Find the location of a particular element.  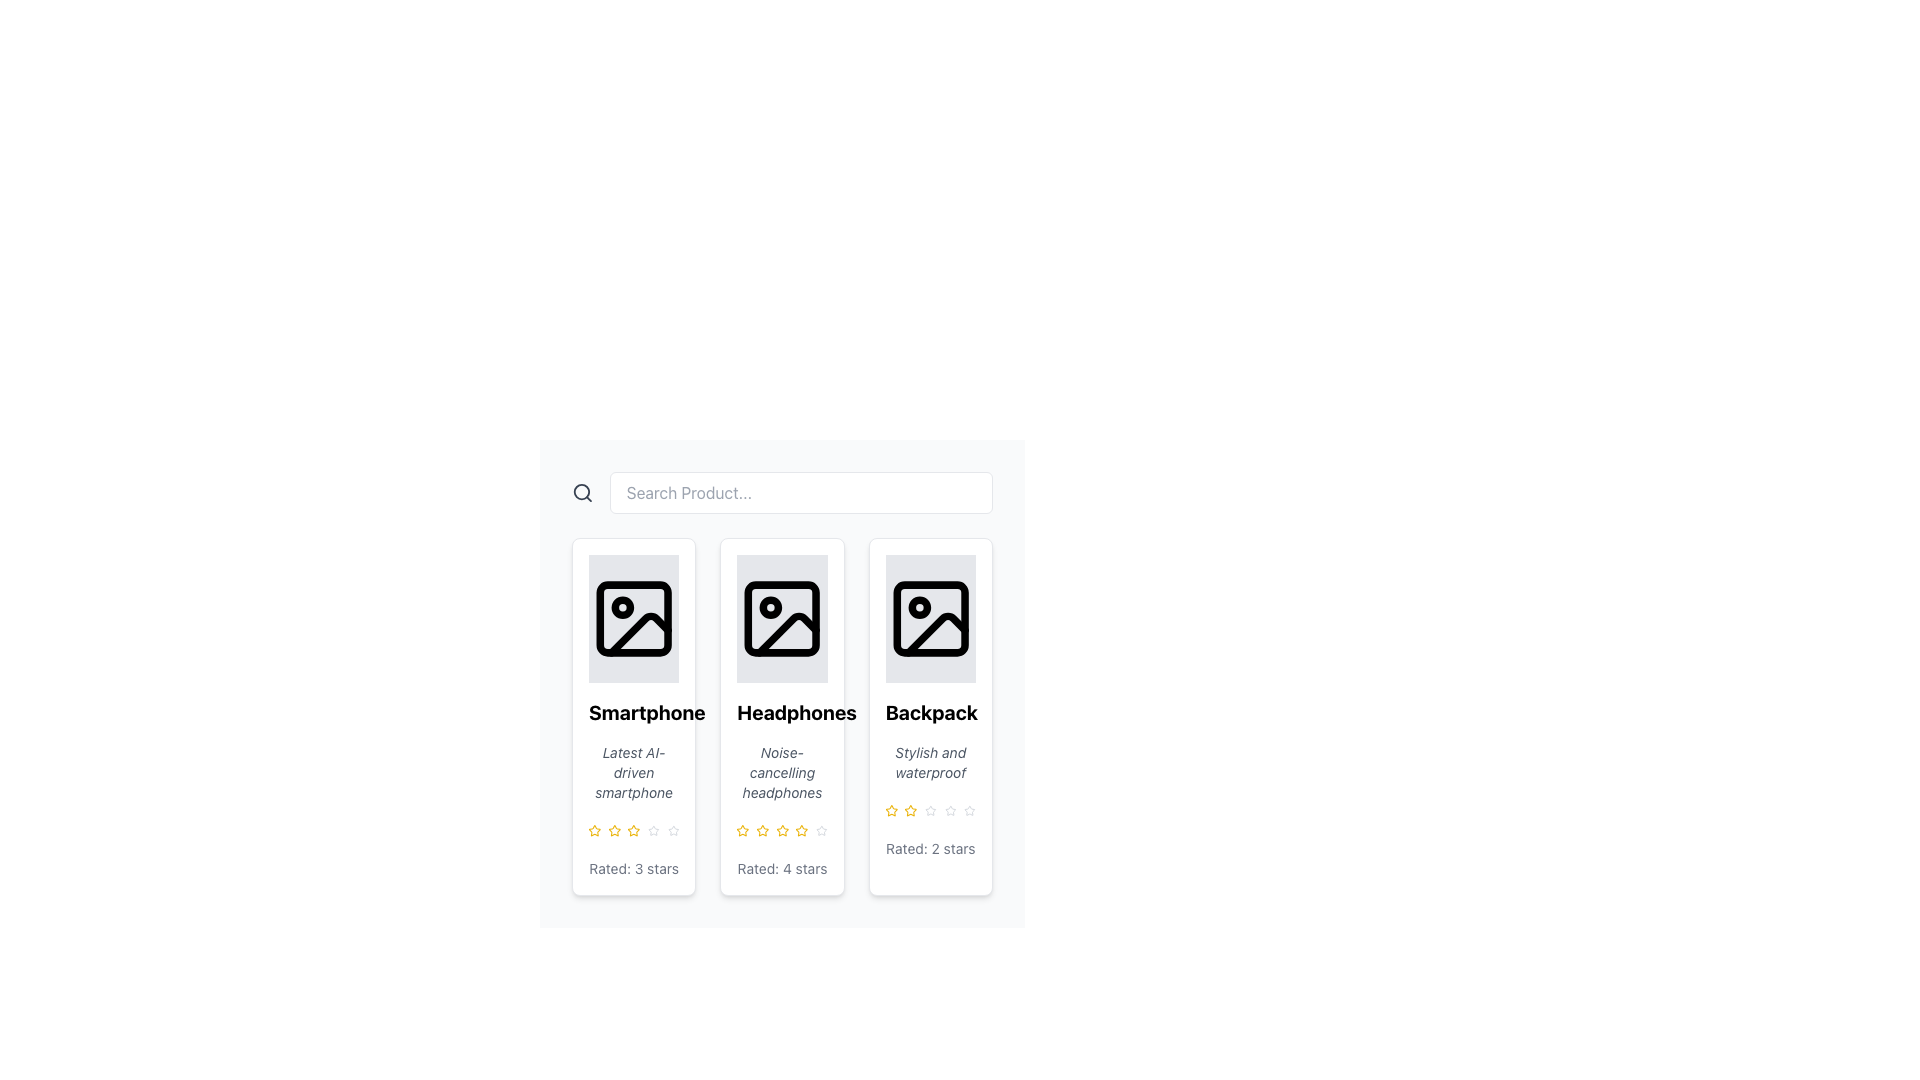

the SVG image placeholder with a gray background and an icon representing an image, located in the product card layout for a smartphone, to get more information is located at coordinates (633, 617).